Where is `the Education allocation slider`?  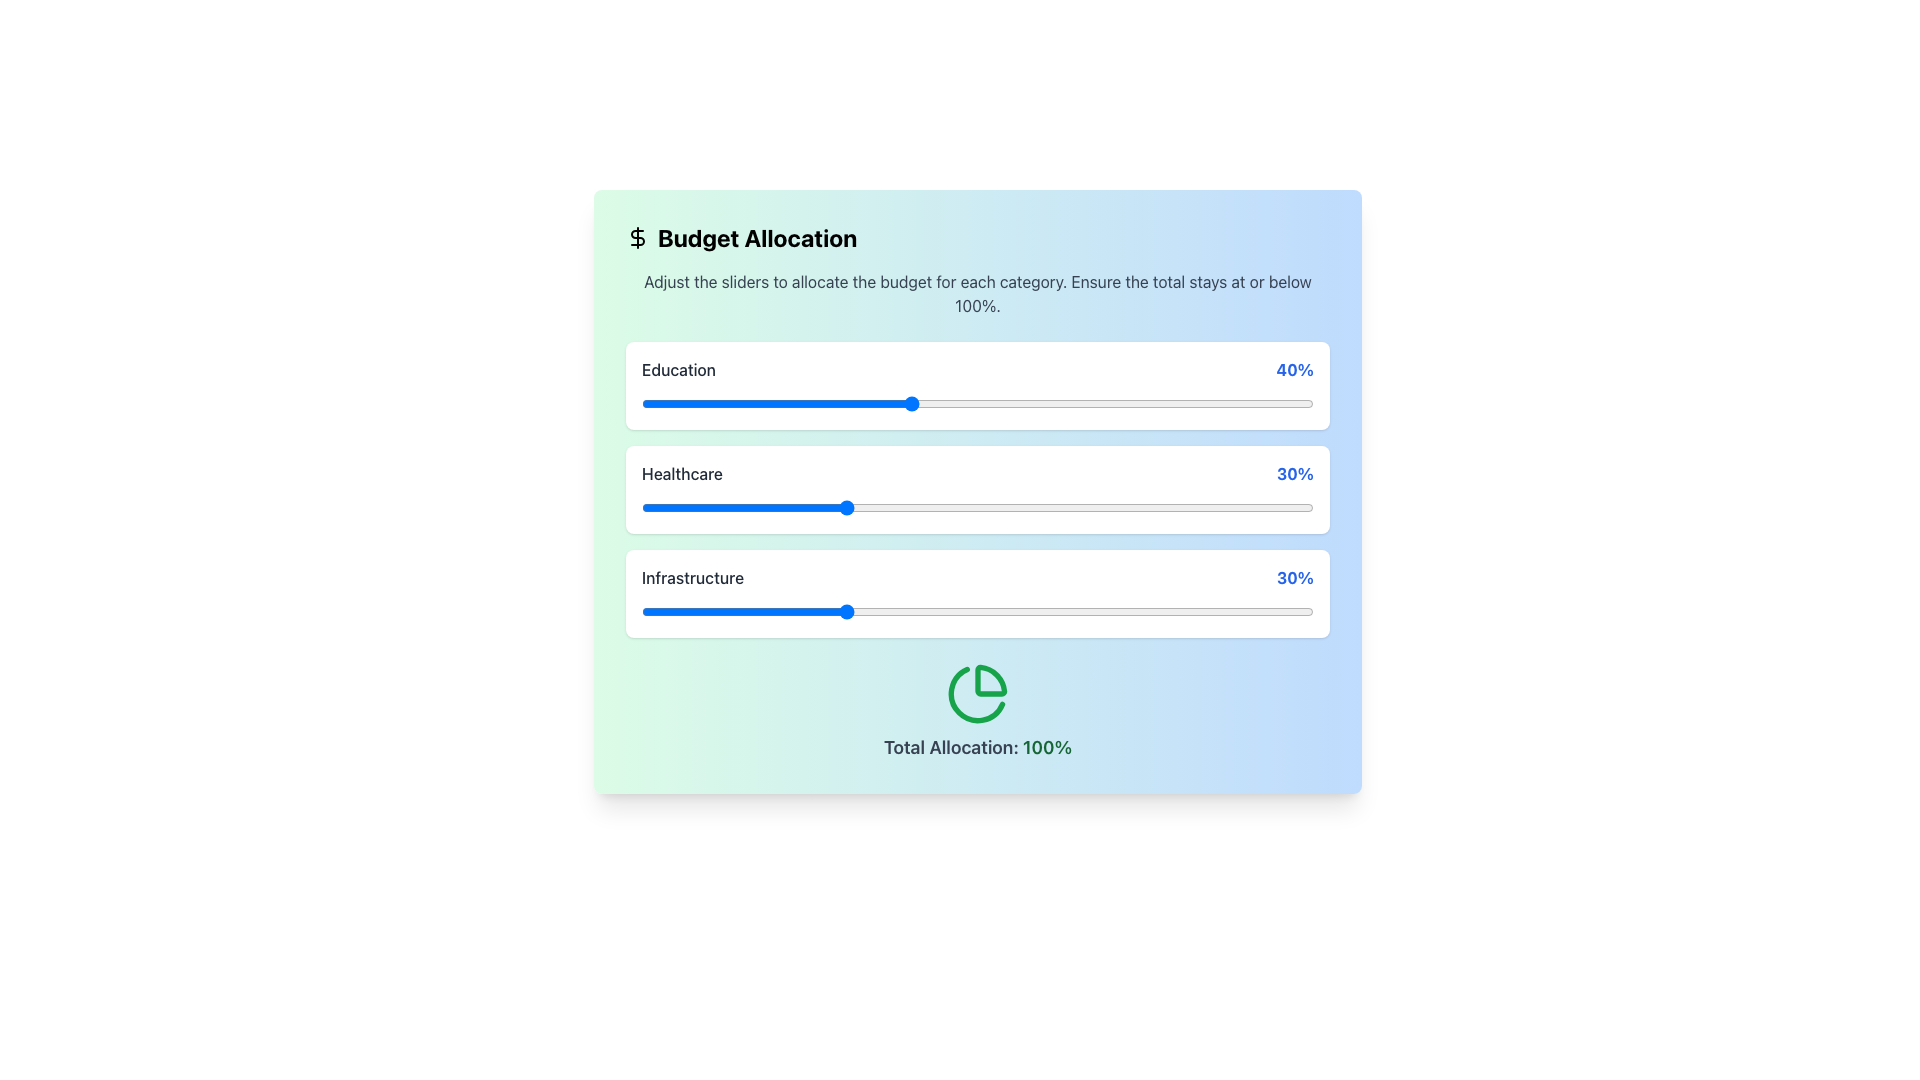 the Education allocation slider is located at coordinates (823, 404).